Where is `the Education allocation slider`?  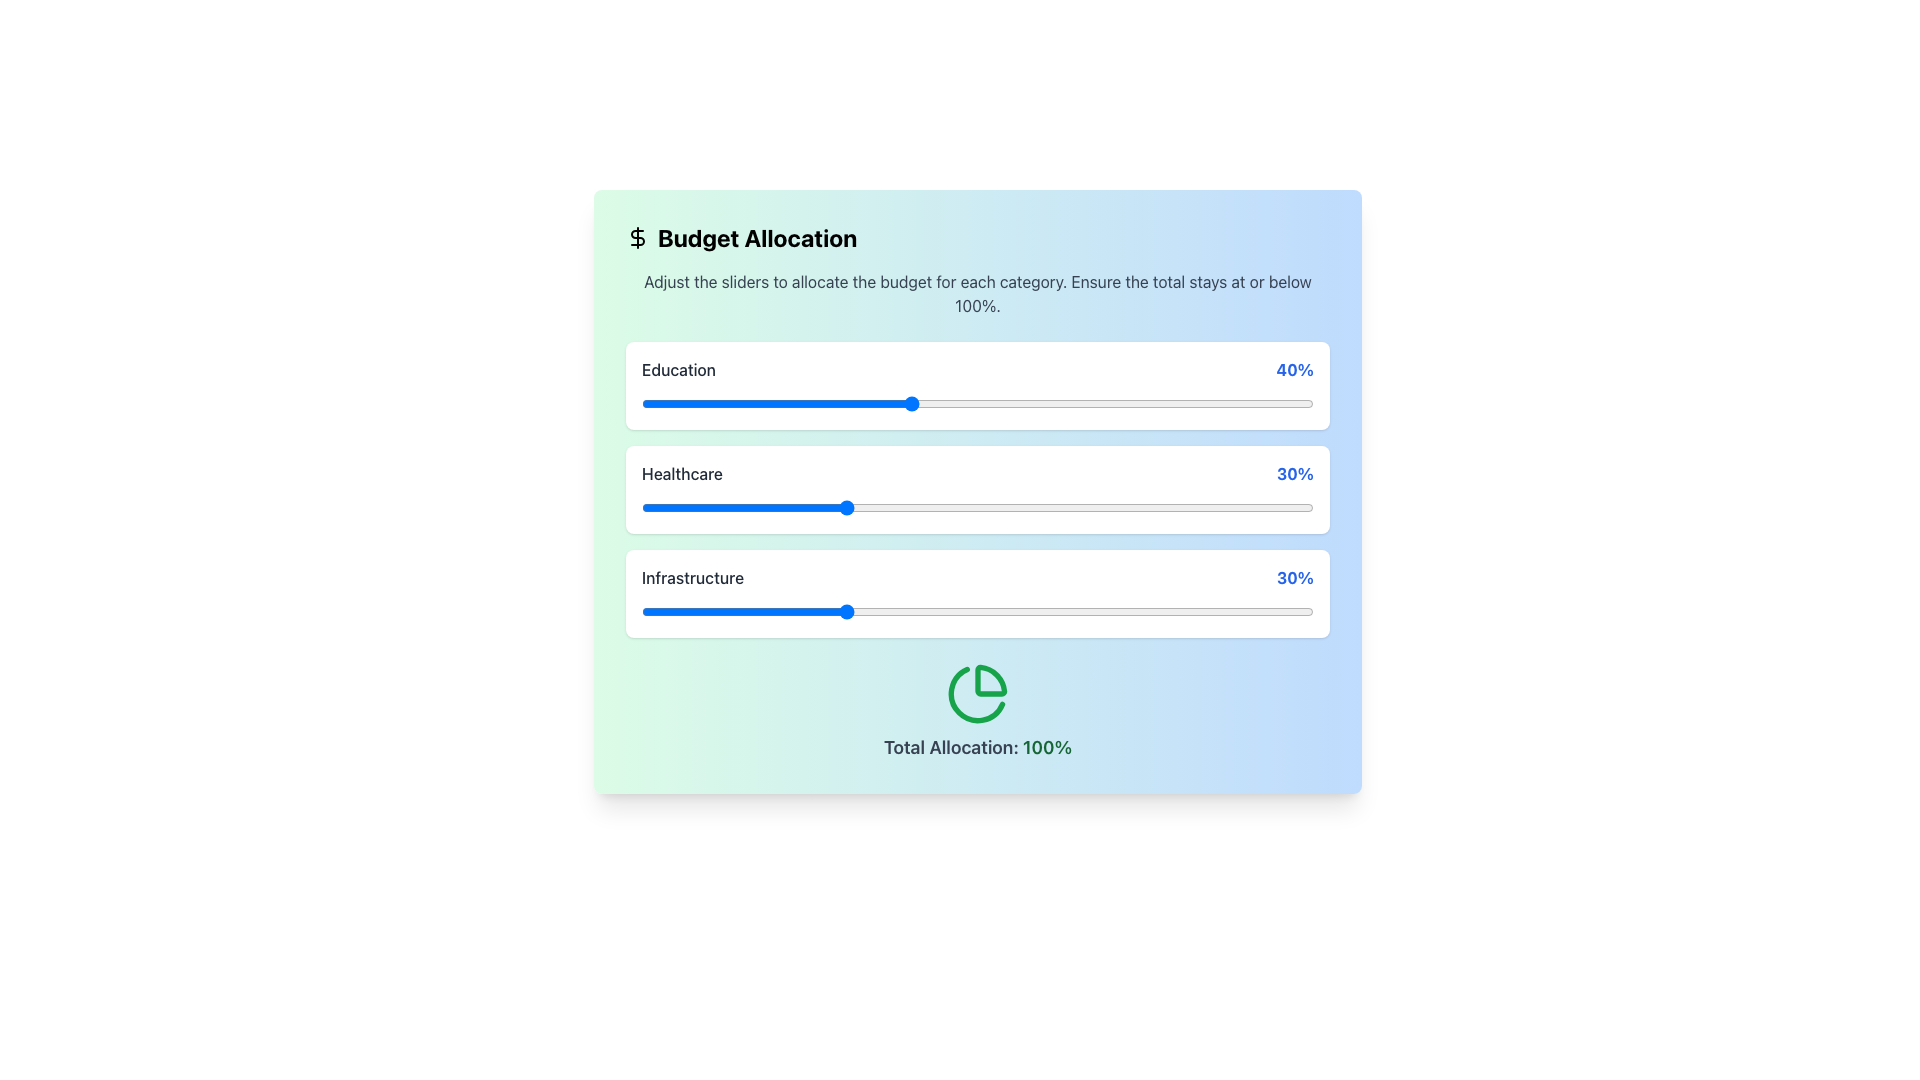 the Education allocation slider is located at coordinates (823, 404).